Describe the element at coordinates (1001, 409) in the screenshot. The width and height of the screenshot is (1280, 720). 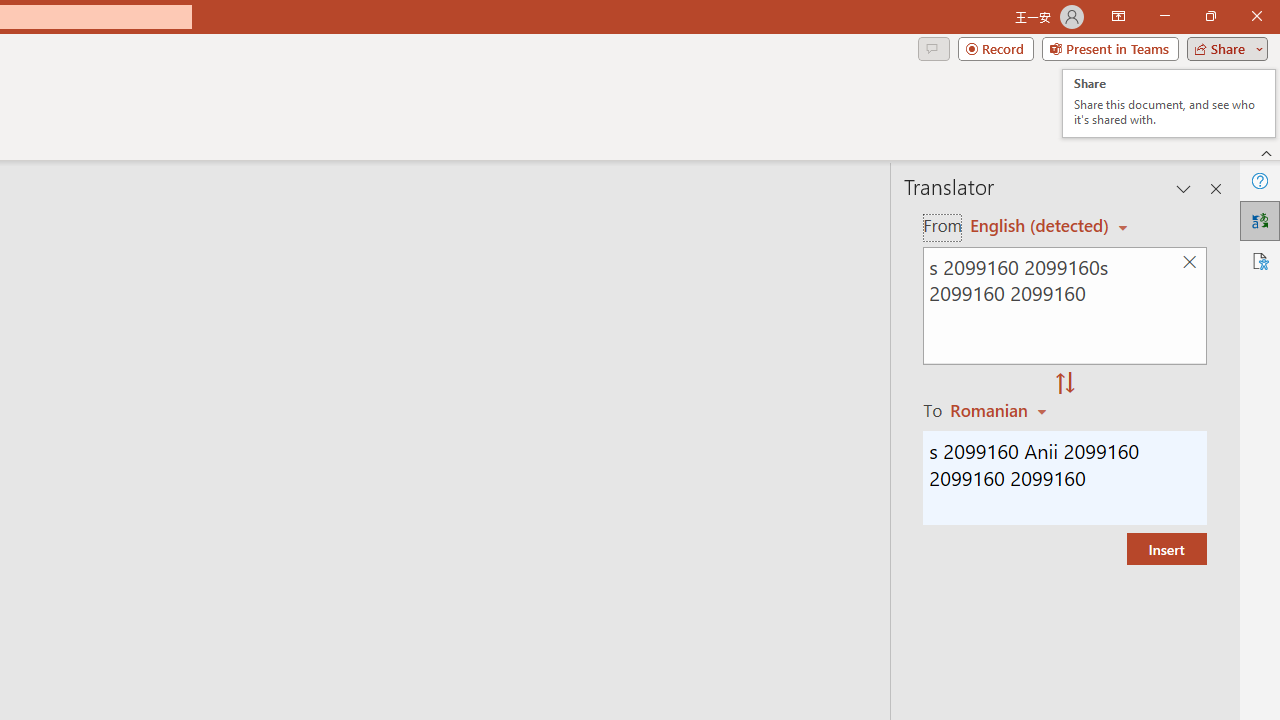
I see `'Romanian'` at that location.